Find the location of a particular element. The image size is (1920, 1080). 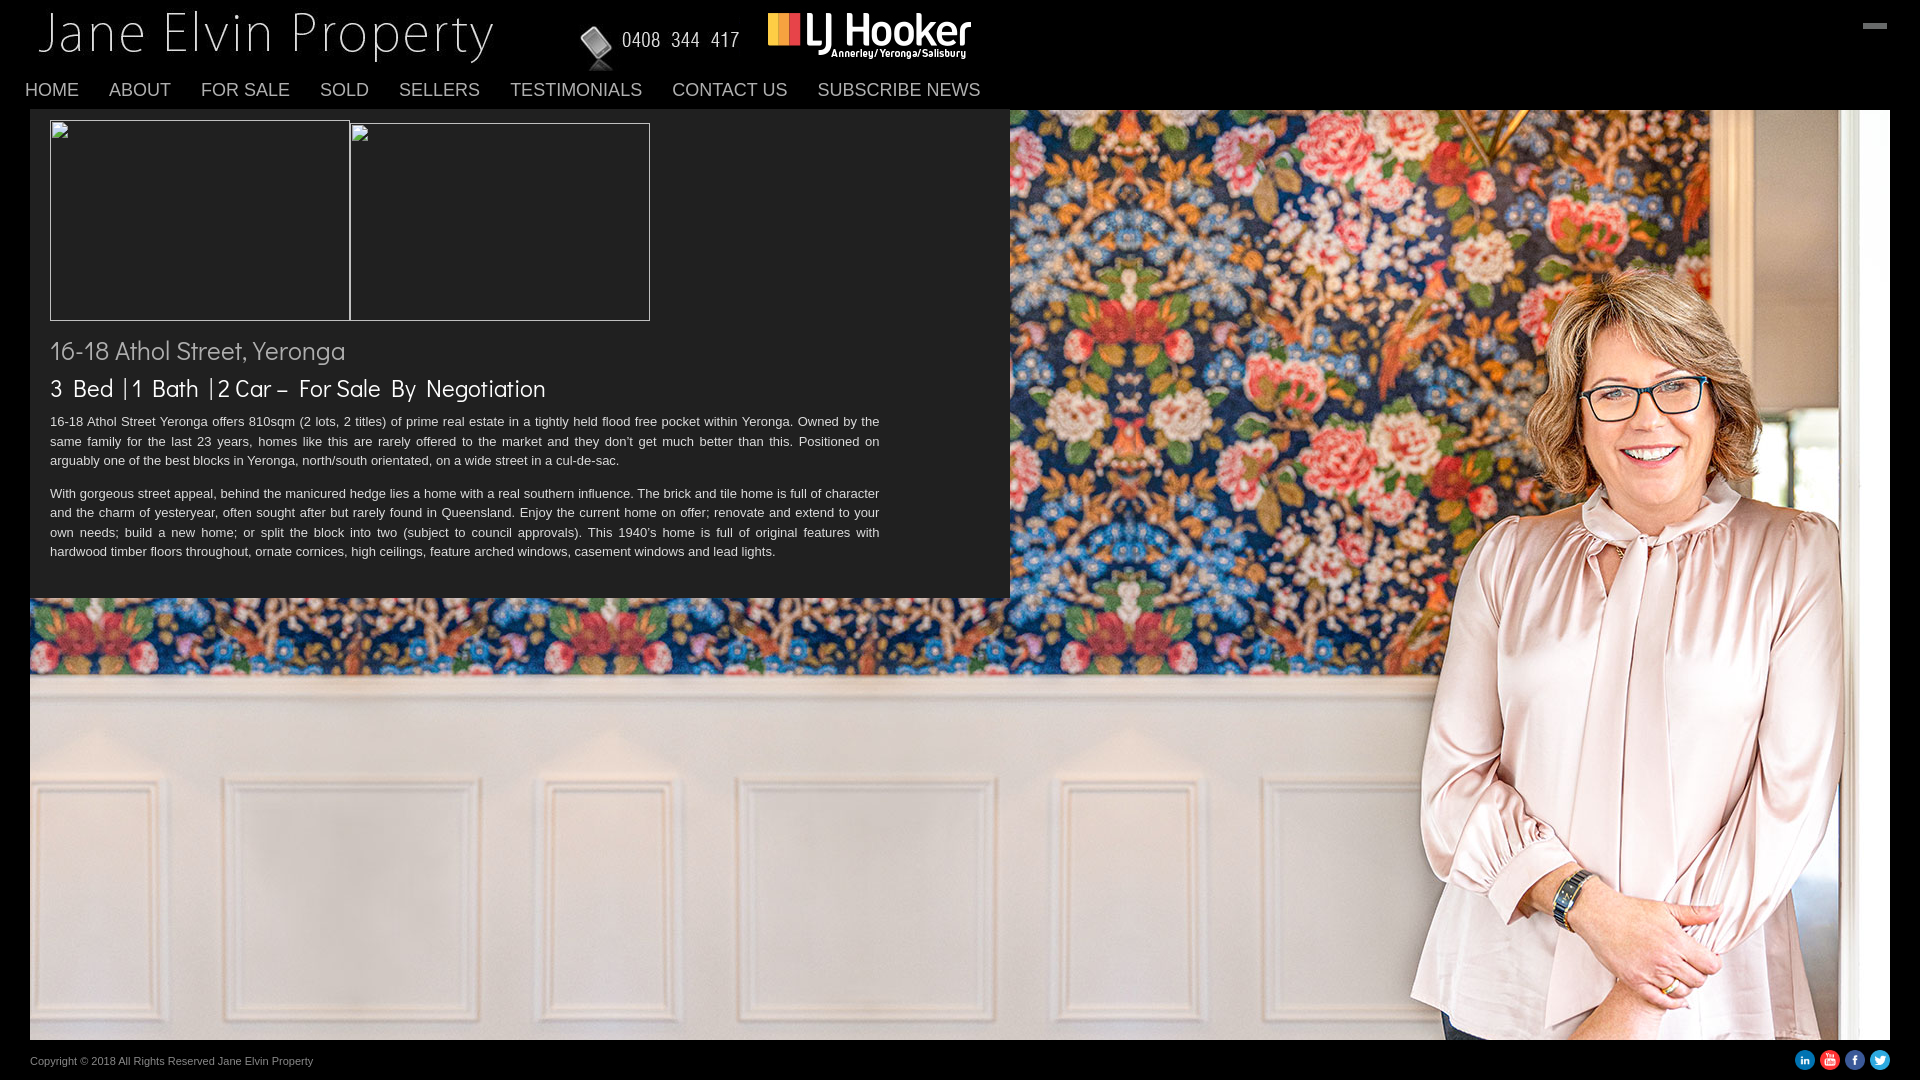

'Twitter' is located at coordinates (1879, 1064).